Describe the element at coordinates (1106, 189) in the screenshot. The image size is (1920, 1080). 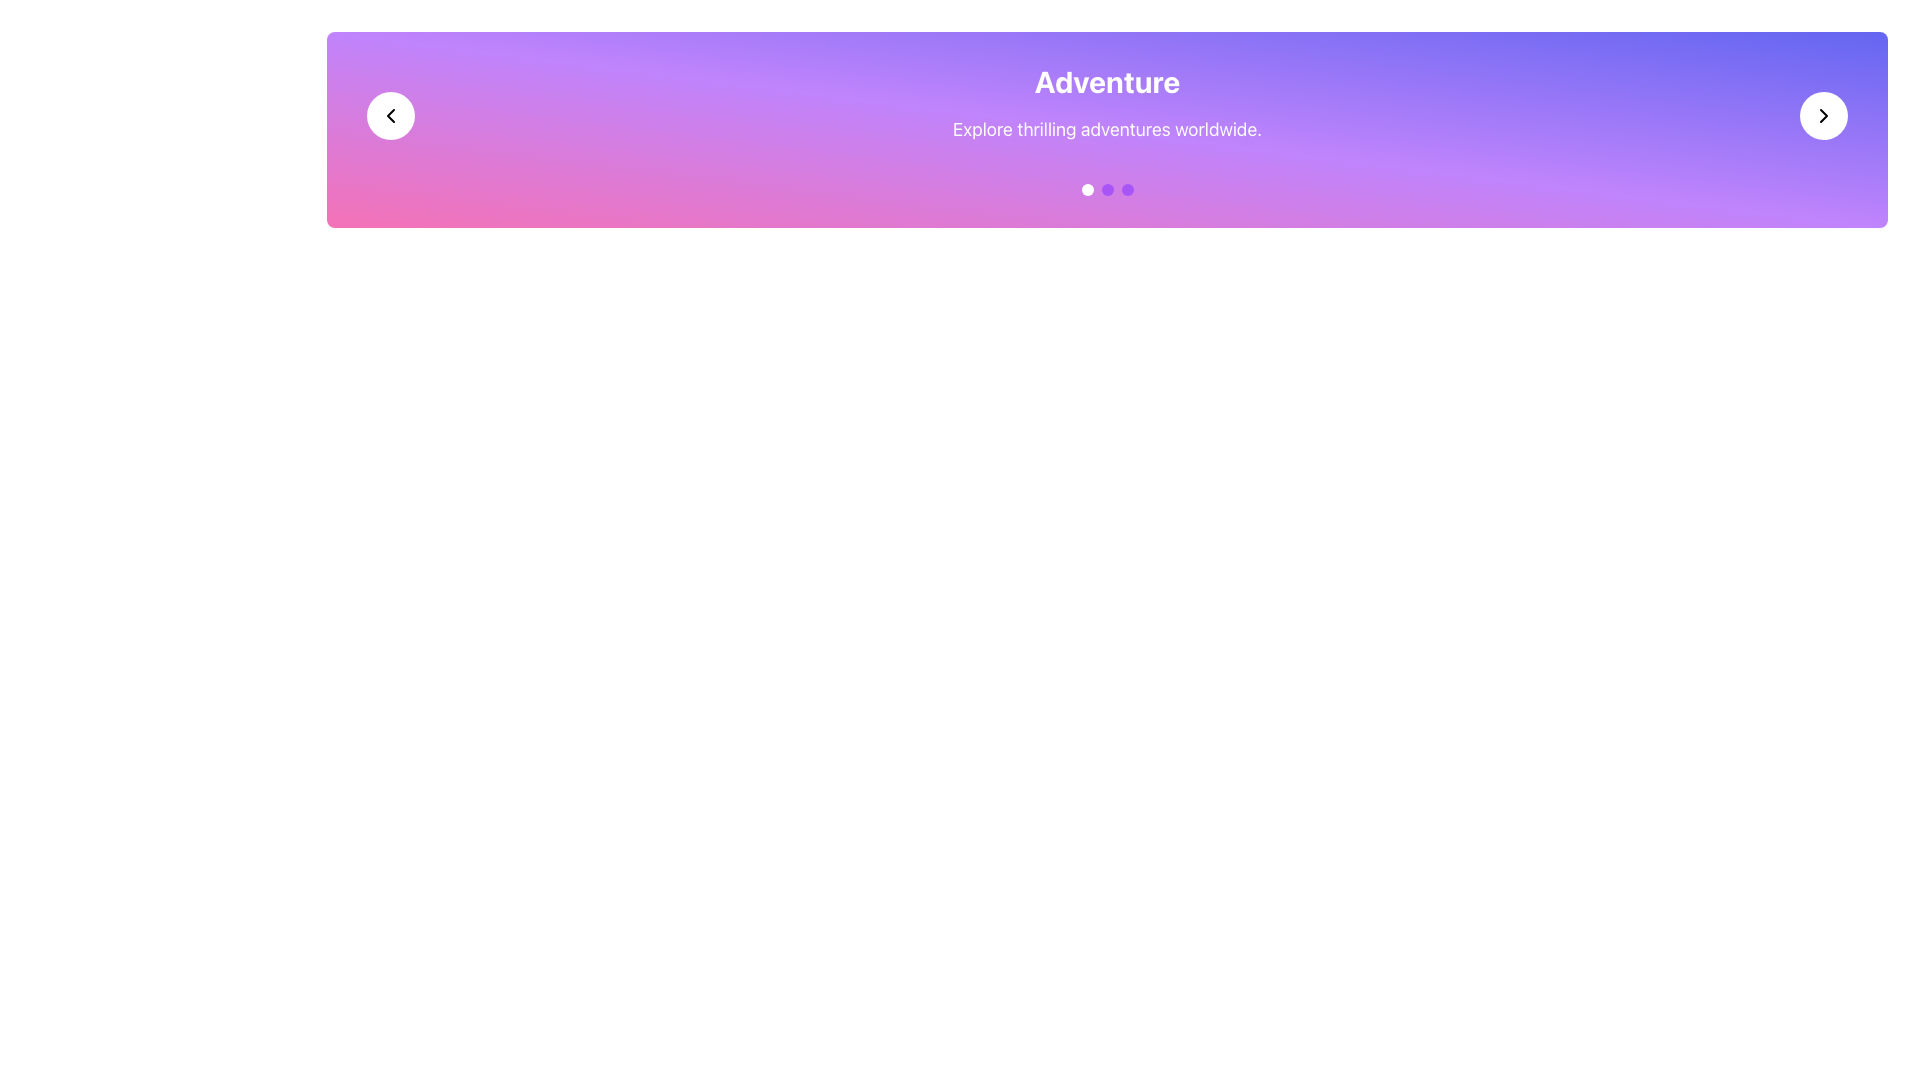
I see `the Pagination Indicator located at the bottom center of the 'Adventure' section` at that location.